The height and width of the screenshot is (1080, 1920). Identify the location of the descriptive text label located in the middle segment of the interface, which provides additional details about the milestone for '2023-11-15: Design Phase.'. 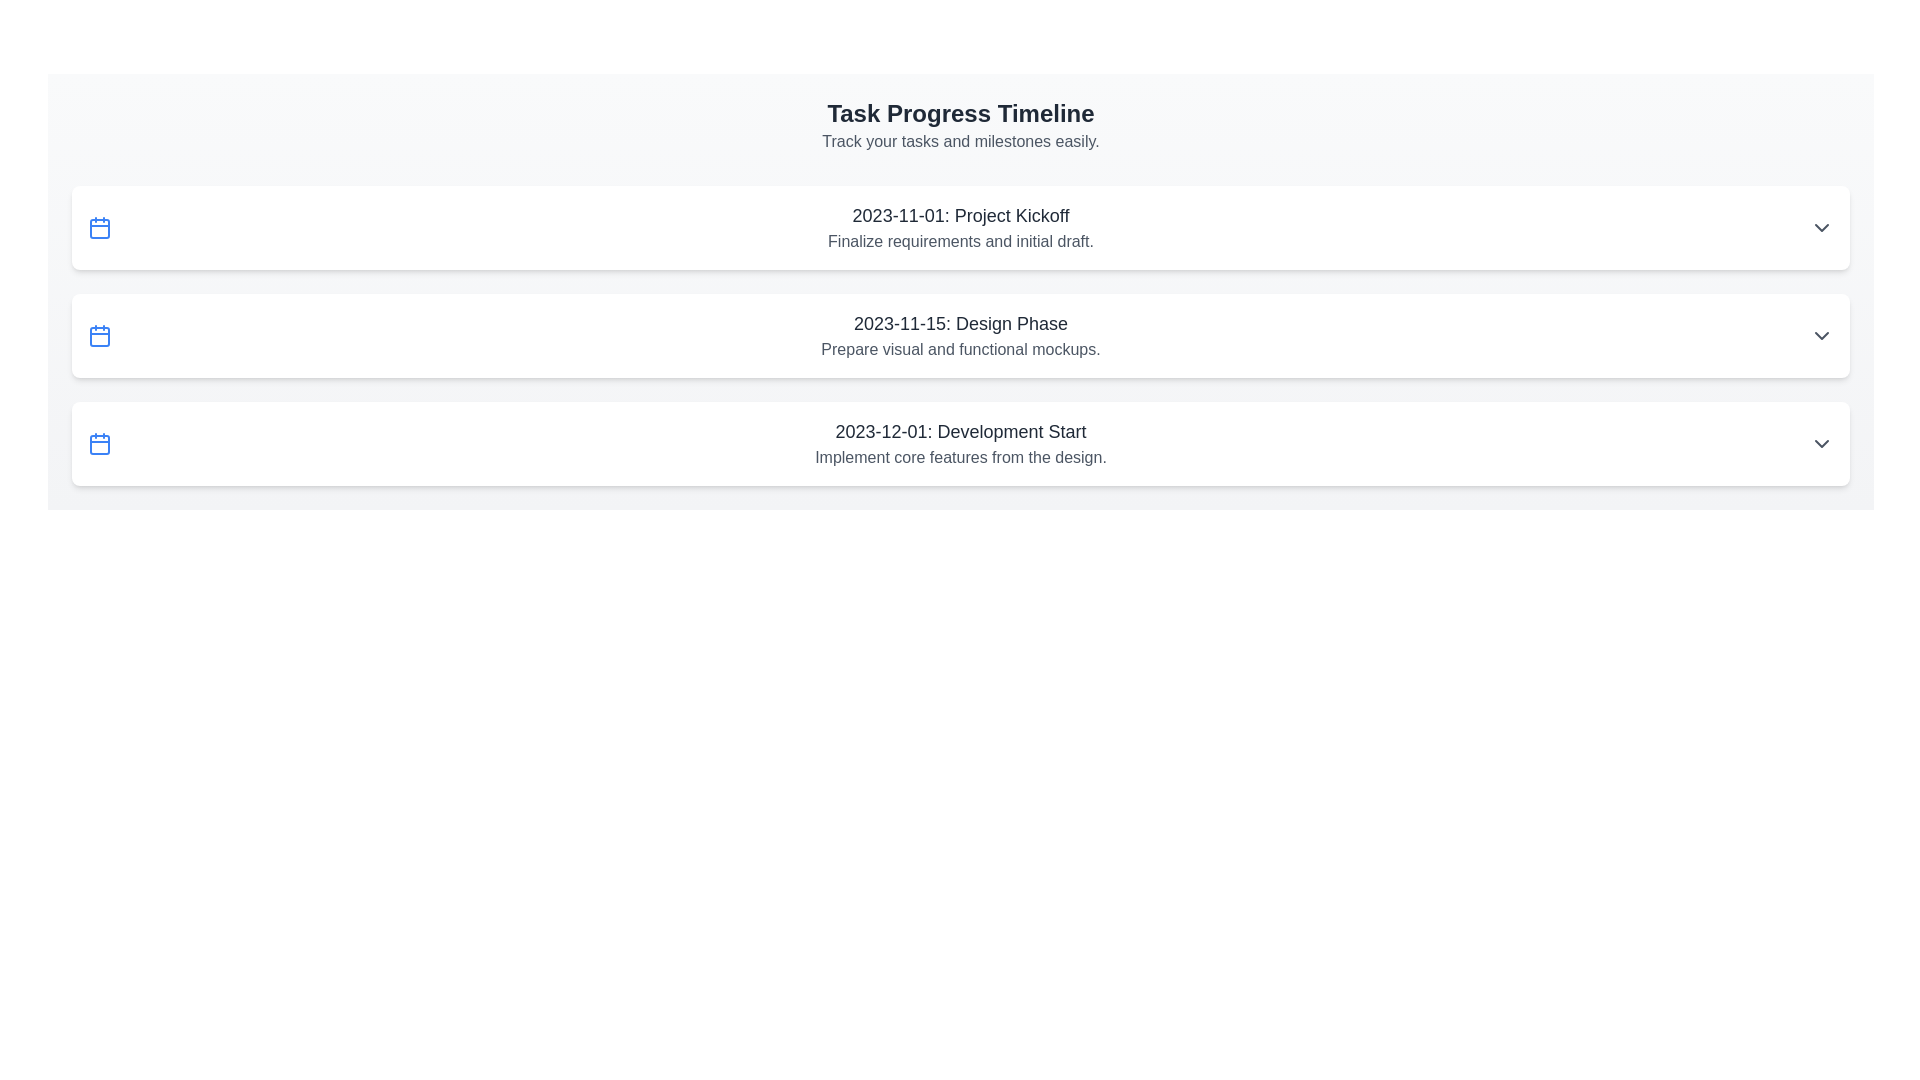
(960, 349).